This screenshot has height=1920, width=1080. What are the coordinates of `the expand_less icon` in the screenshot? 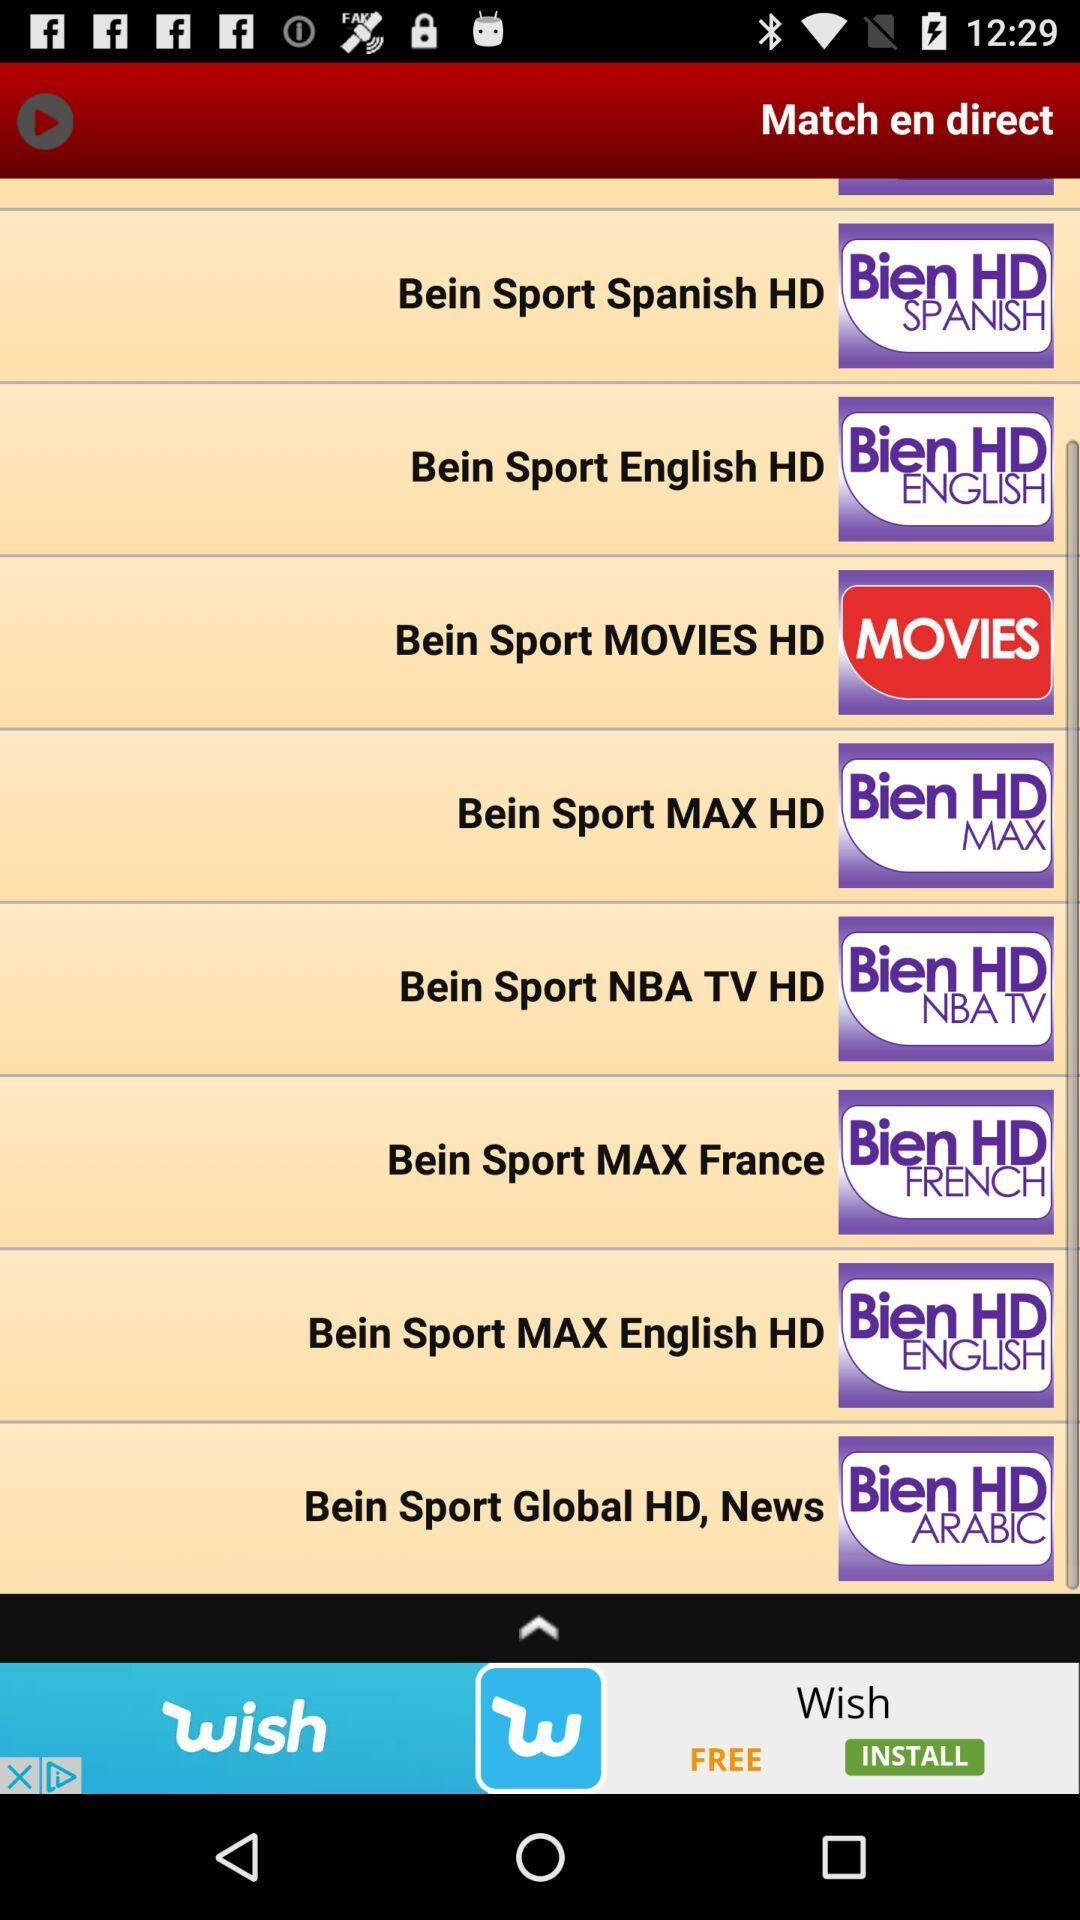 It's located at (540, 1741).